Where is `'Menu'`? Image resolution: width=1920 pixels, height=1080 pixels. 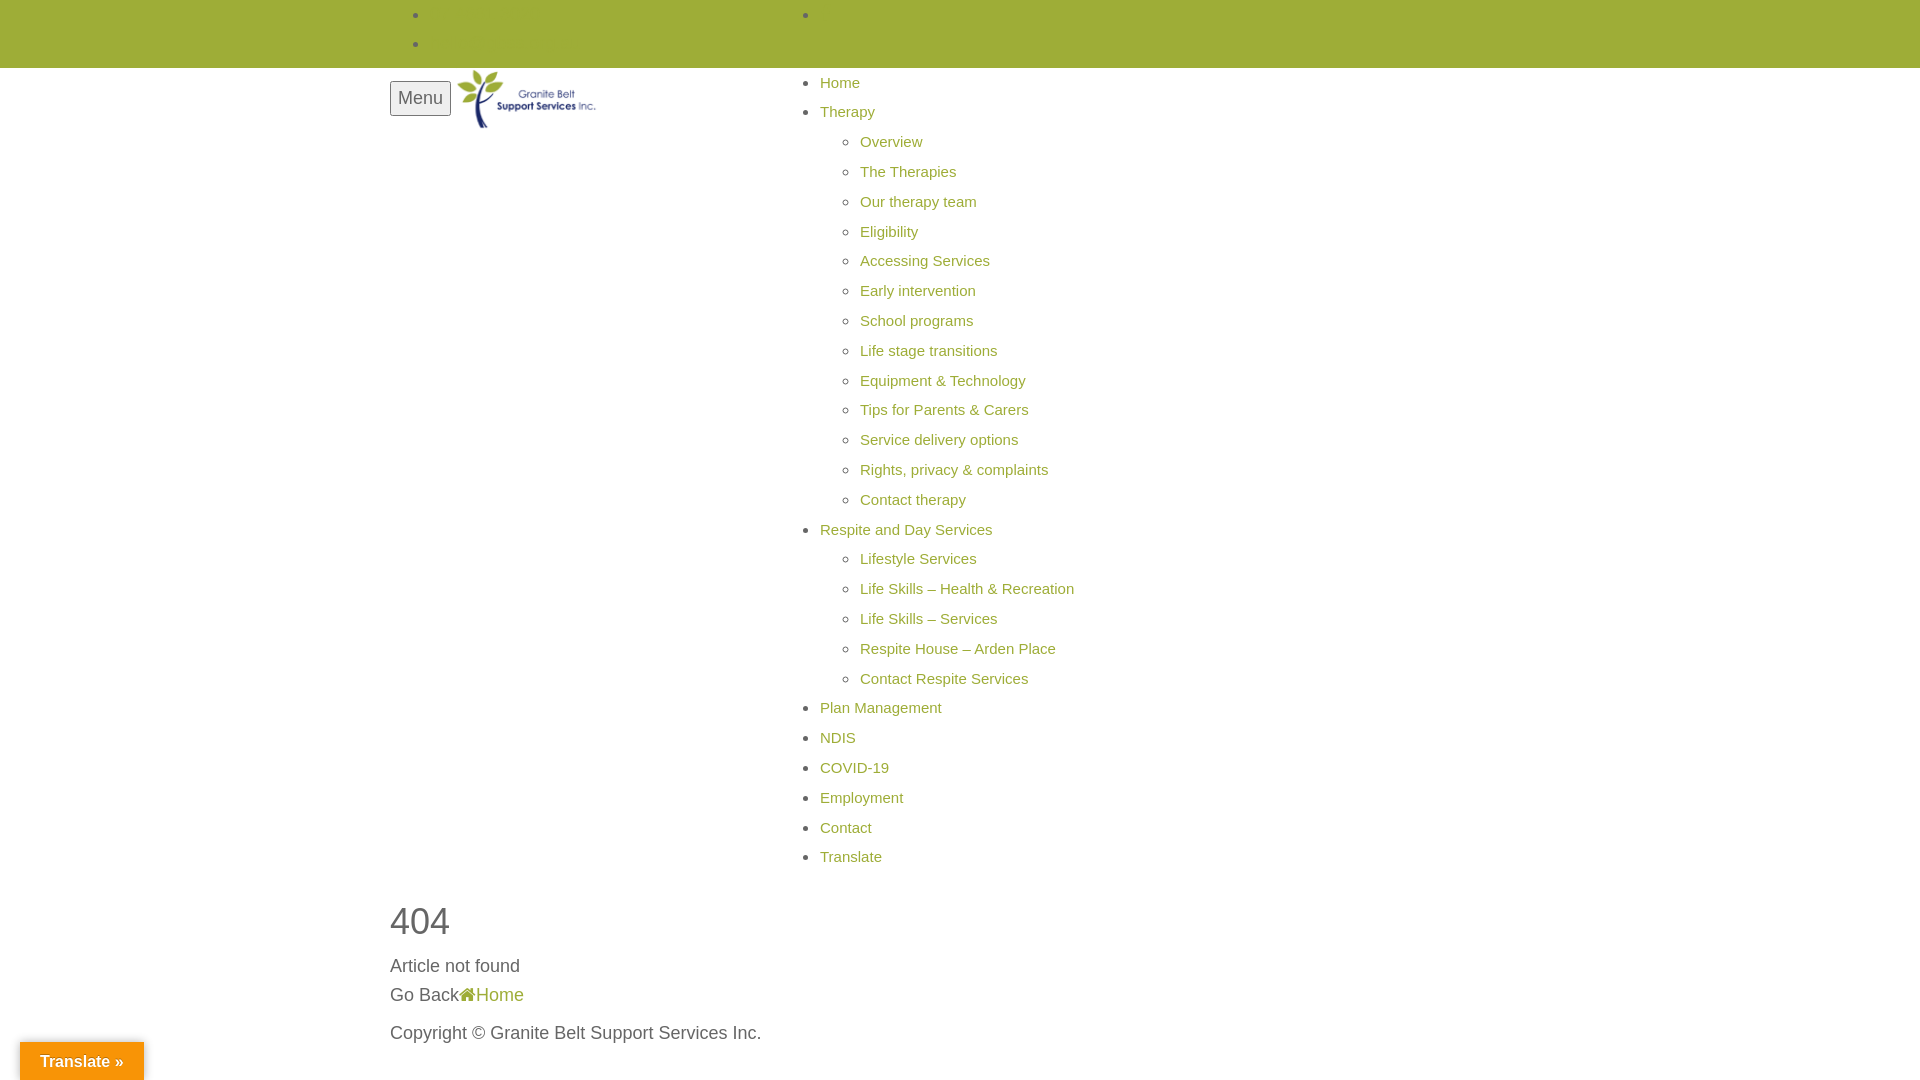
'Menu' is located at coordinates (419, 98).